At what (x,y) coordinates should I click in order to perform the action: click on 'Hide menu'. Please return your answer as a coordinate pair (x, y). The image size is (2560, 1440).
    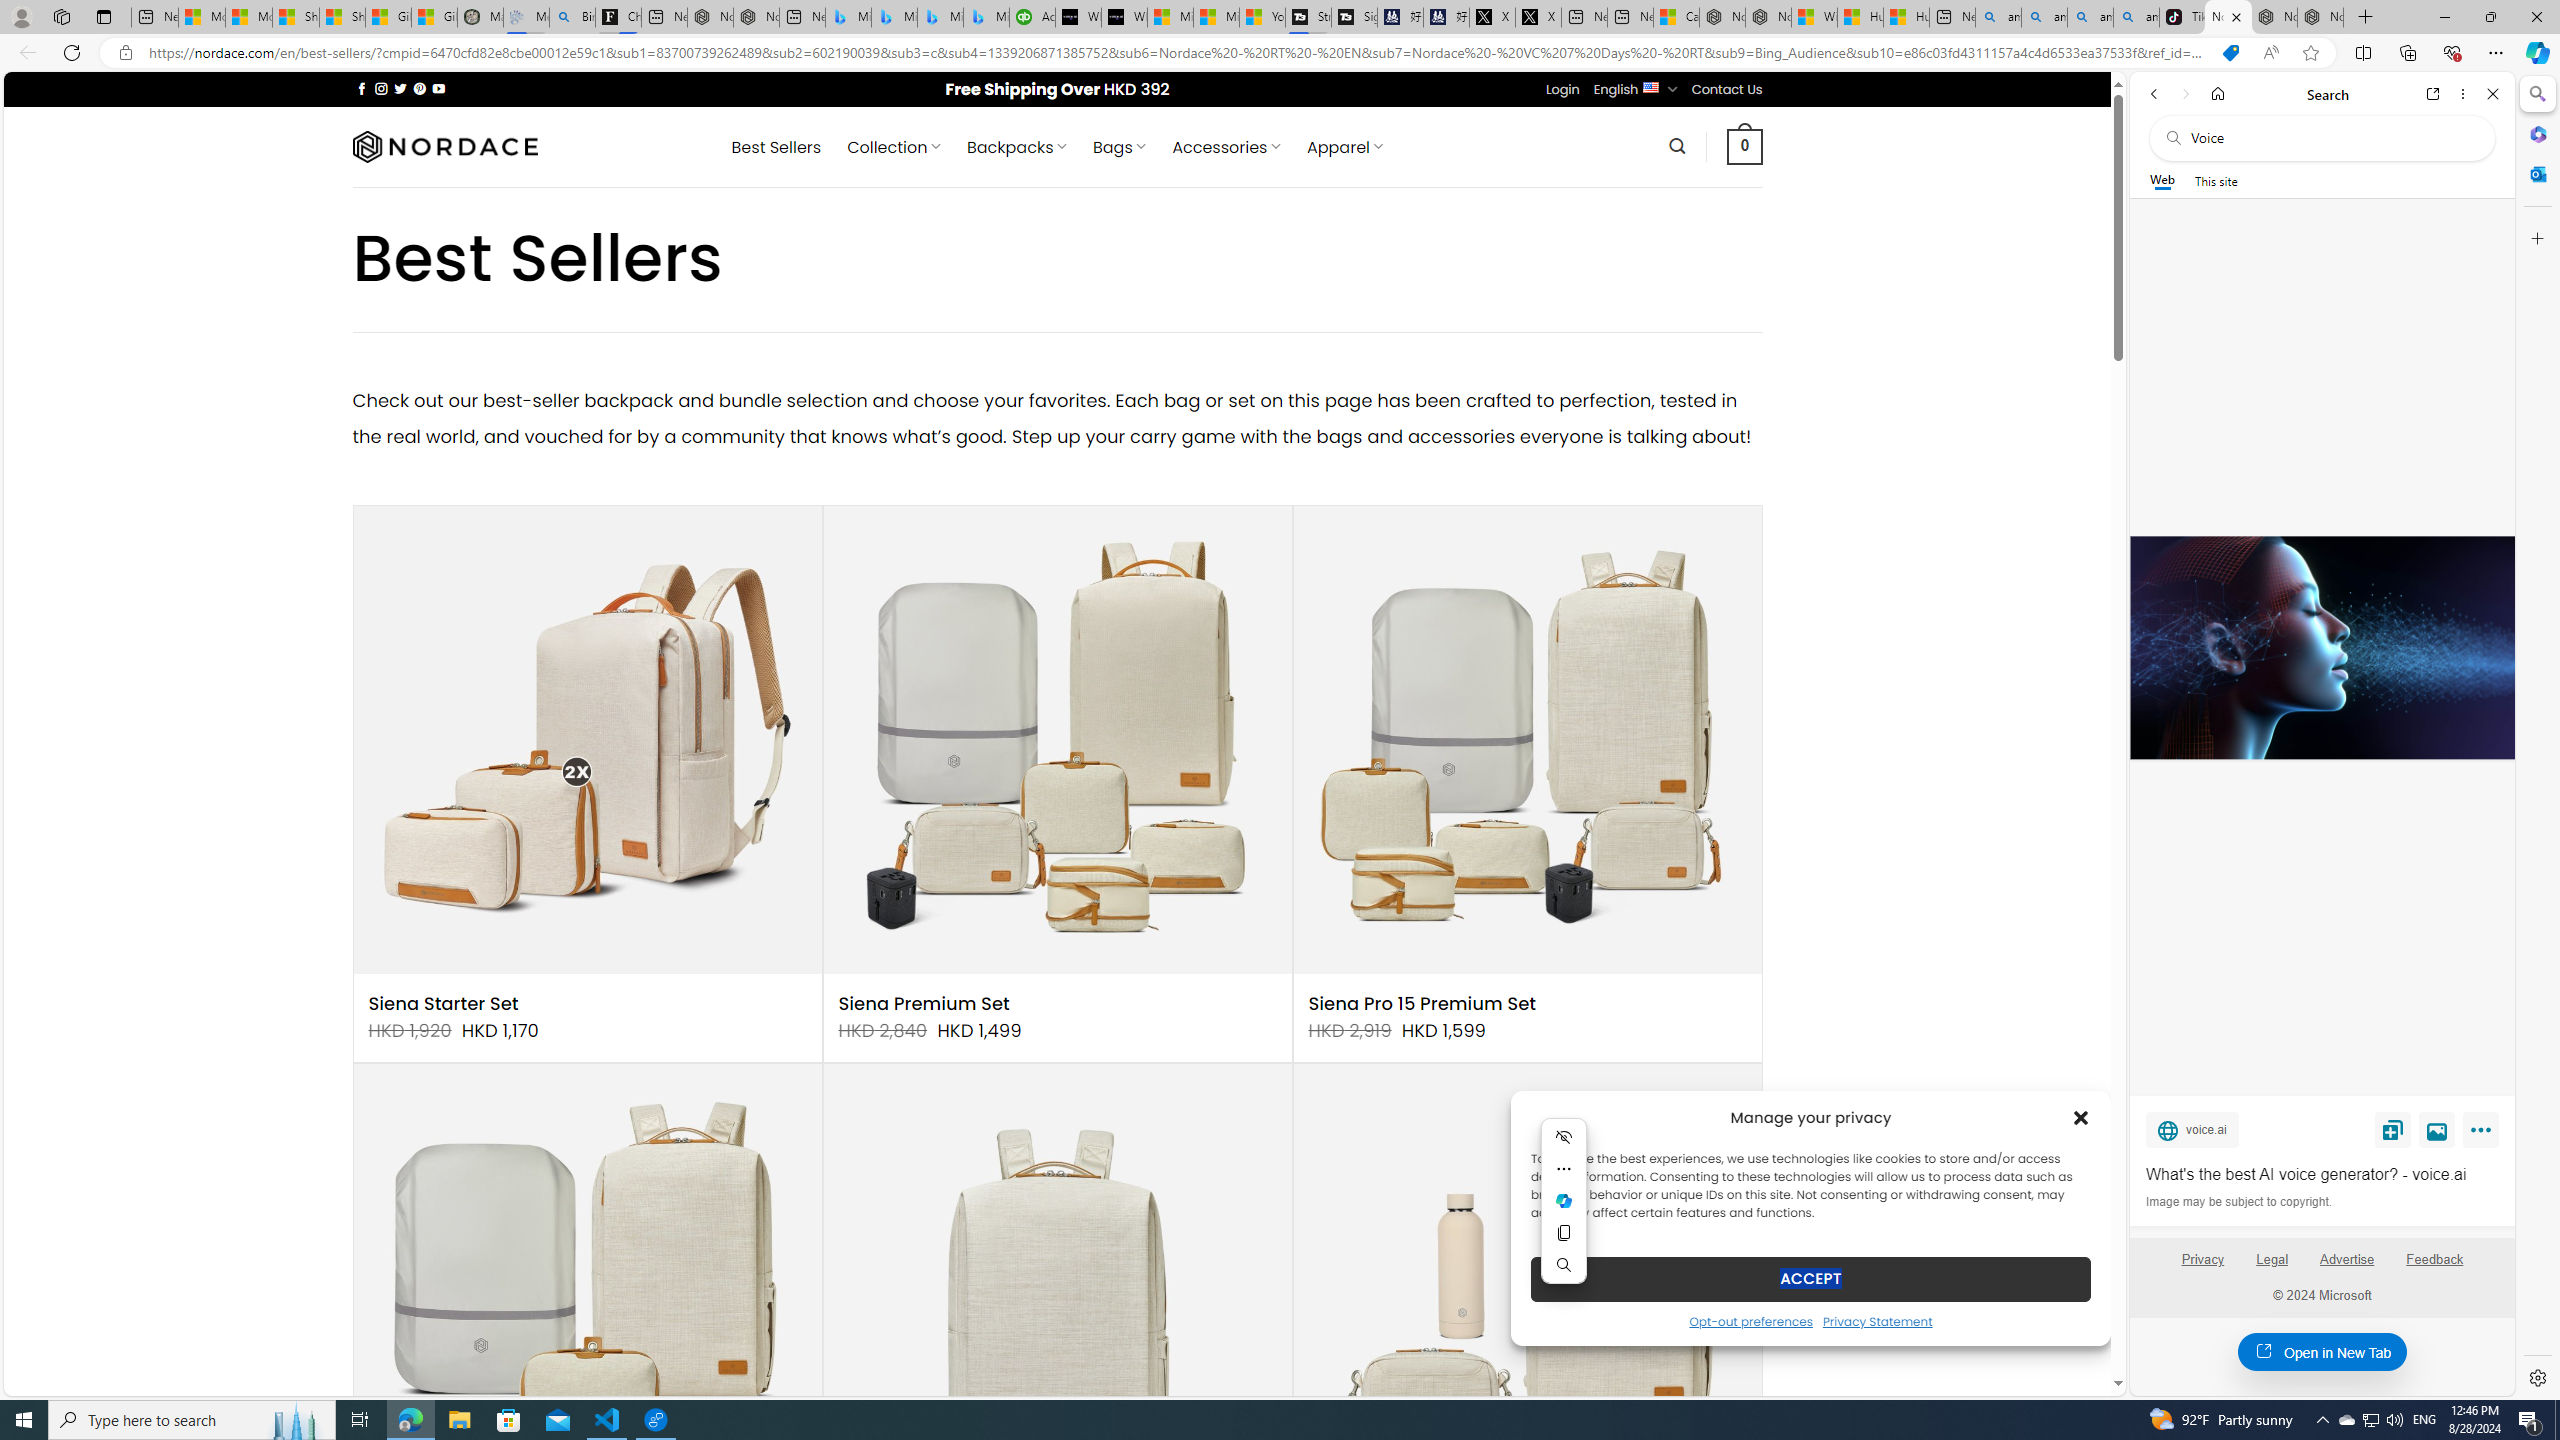
    Looking at the image, I should click on (1564, 1135).